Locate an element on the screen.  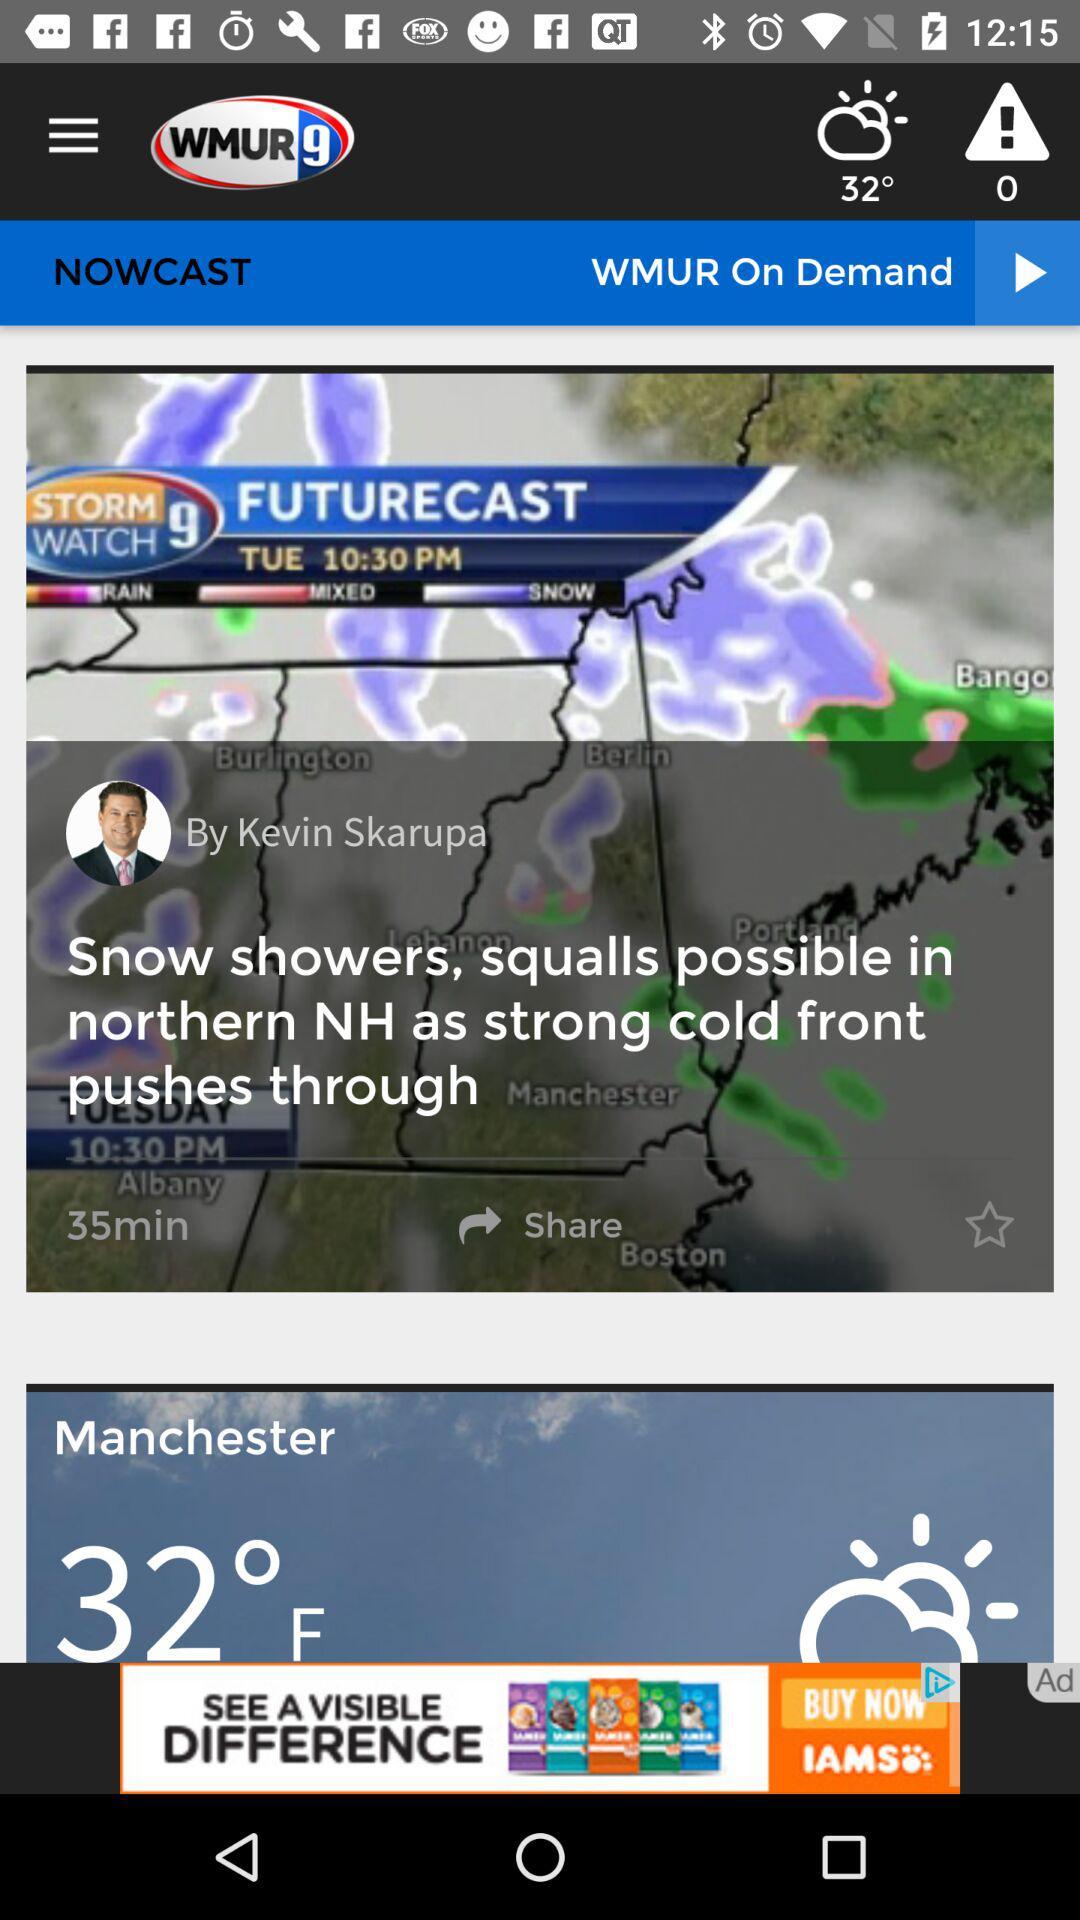
advertisements image is located at coordinates (540, 1727).